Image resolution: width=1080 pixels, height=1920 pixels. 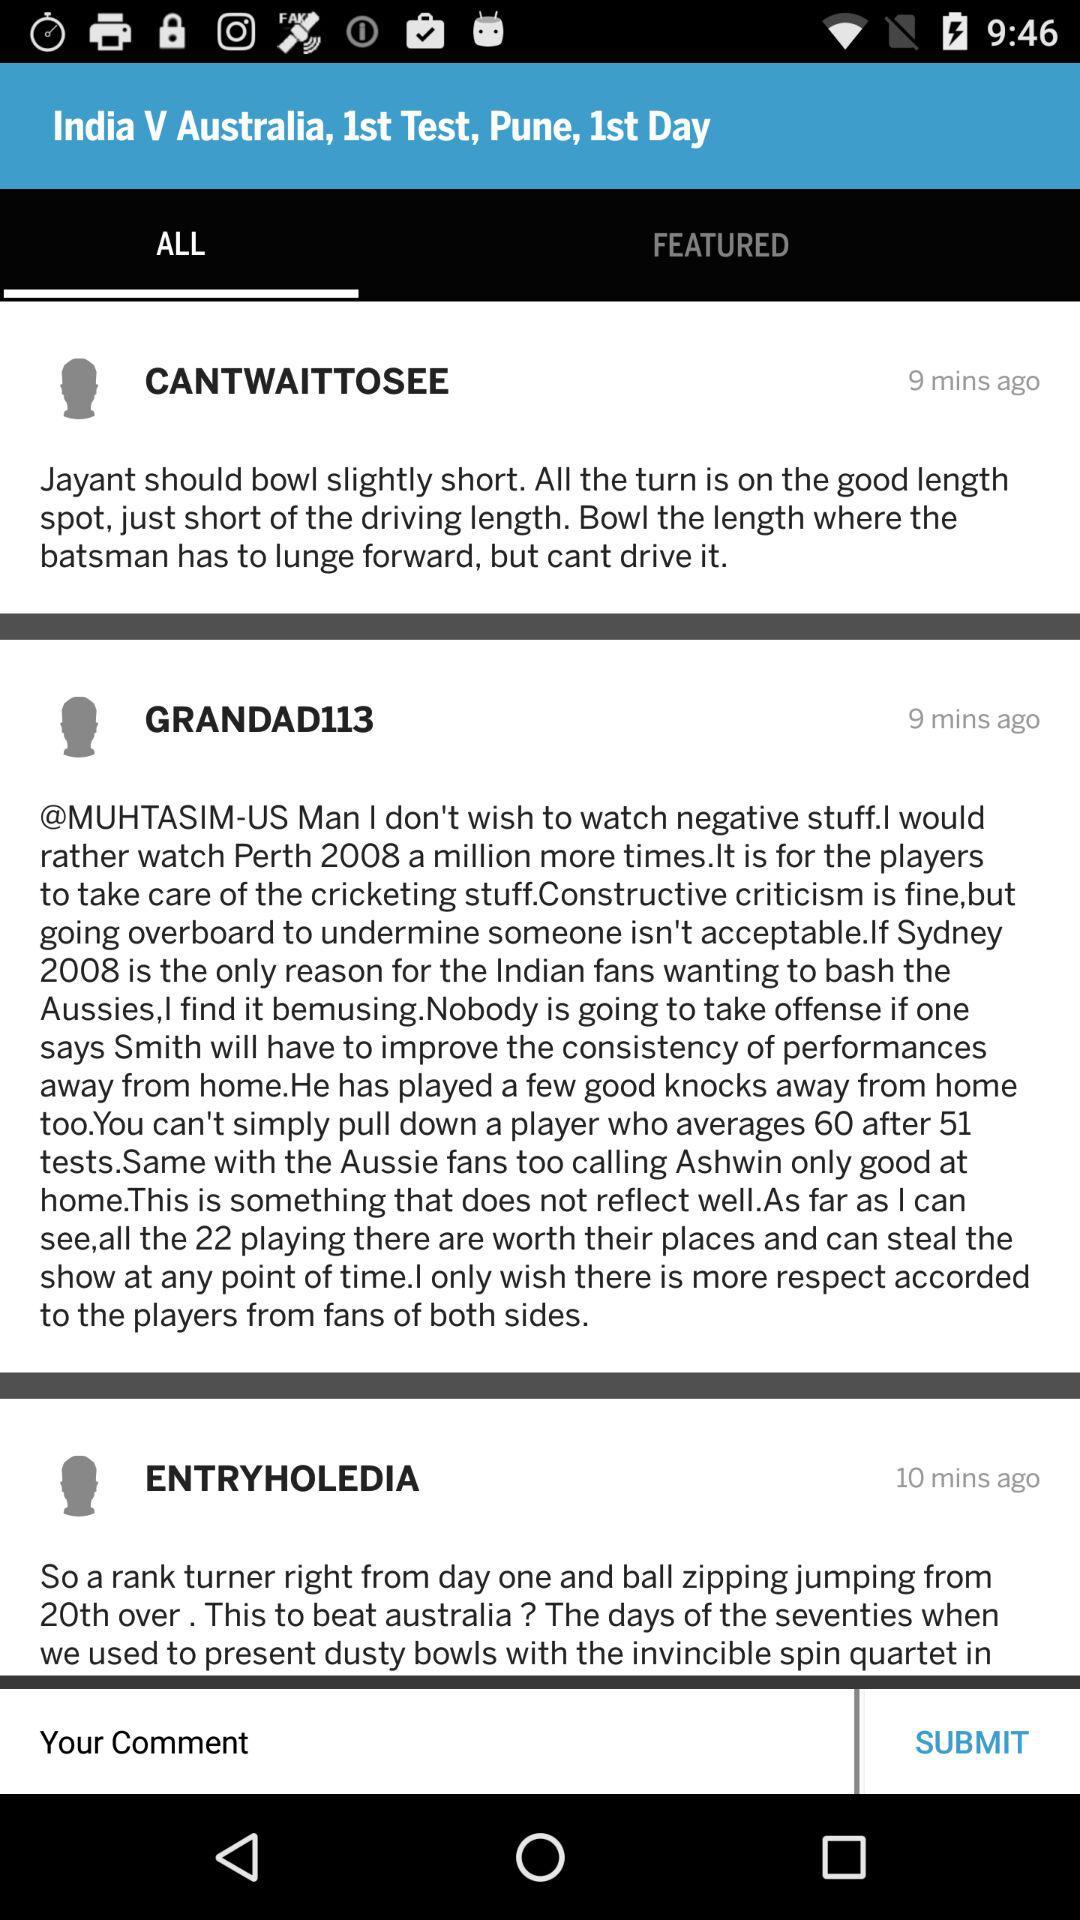 I want to click on muhtasim us man, so click(x=540, y=1064).